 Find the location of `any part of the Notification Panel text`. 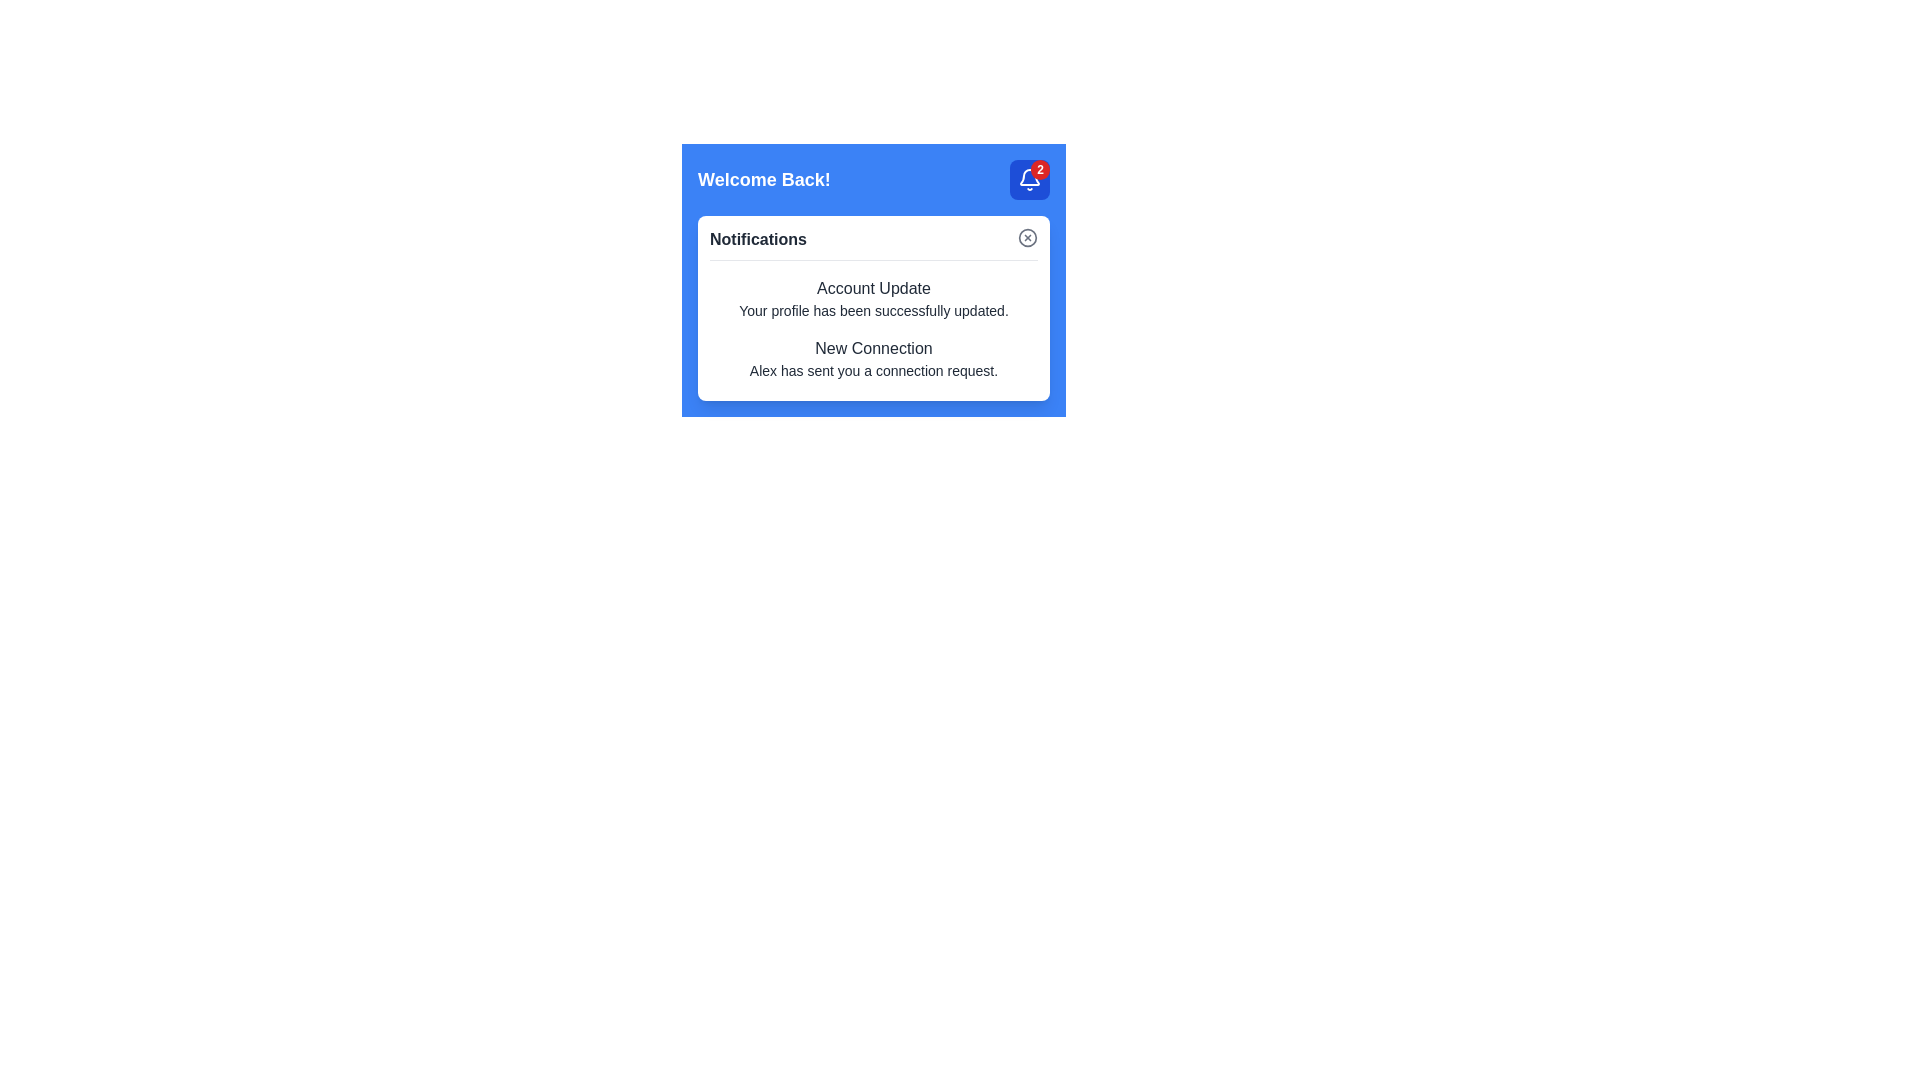

any part of the Notification Panel text is located at coordinates (873, 308).